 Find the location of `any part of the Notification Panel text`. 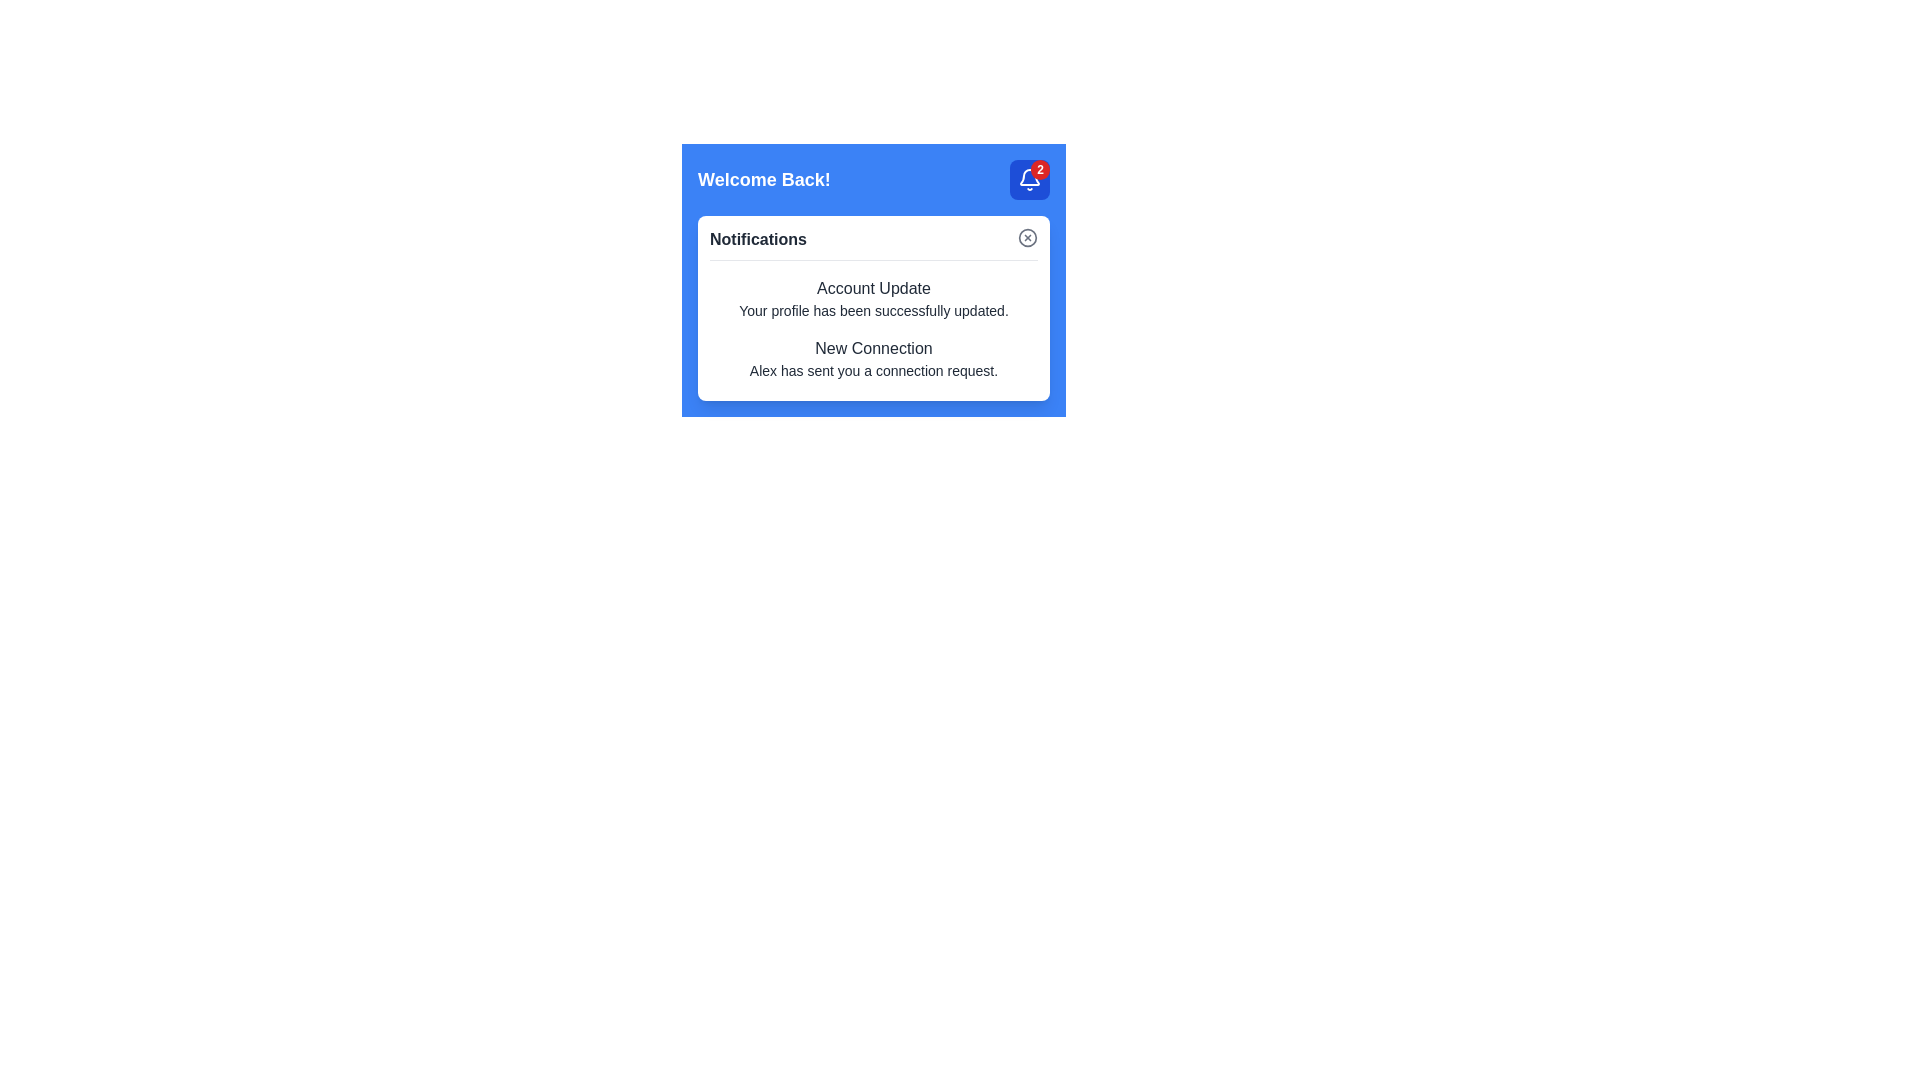

any part of the Notification Panel text is located at coordinates (873, 308).